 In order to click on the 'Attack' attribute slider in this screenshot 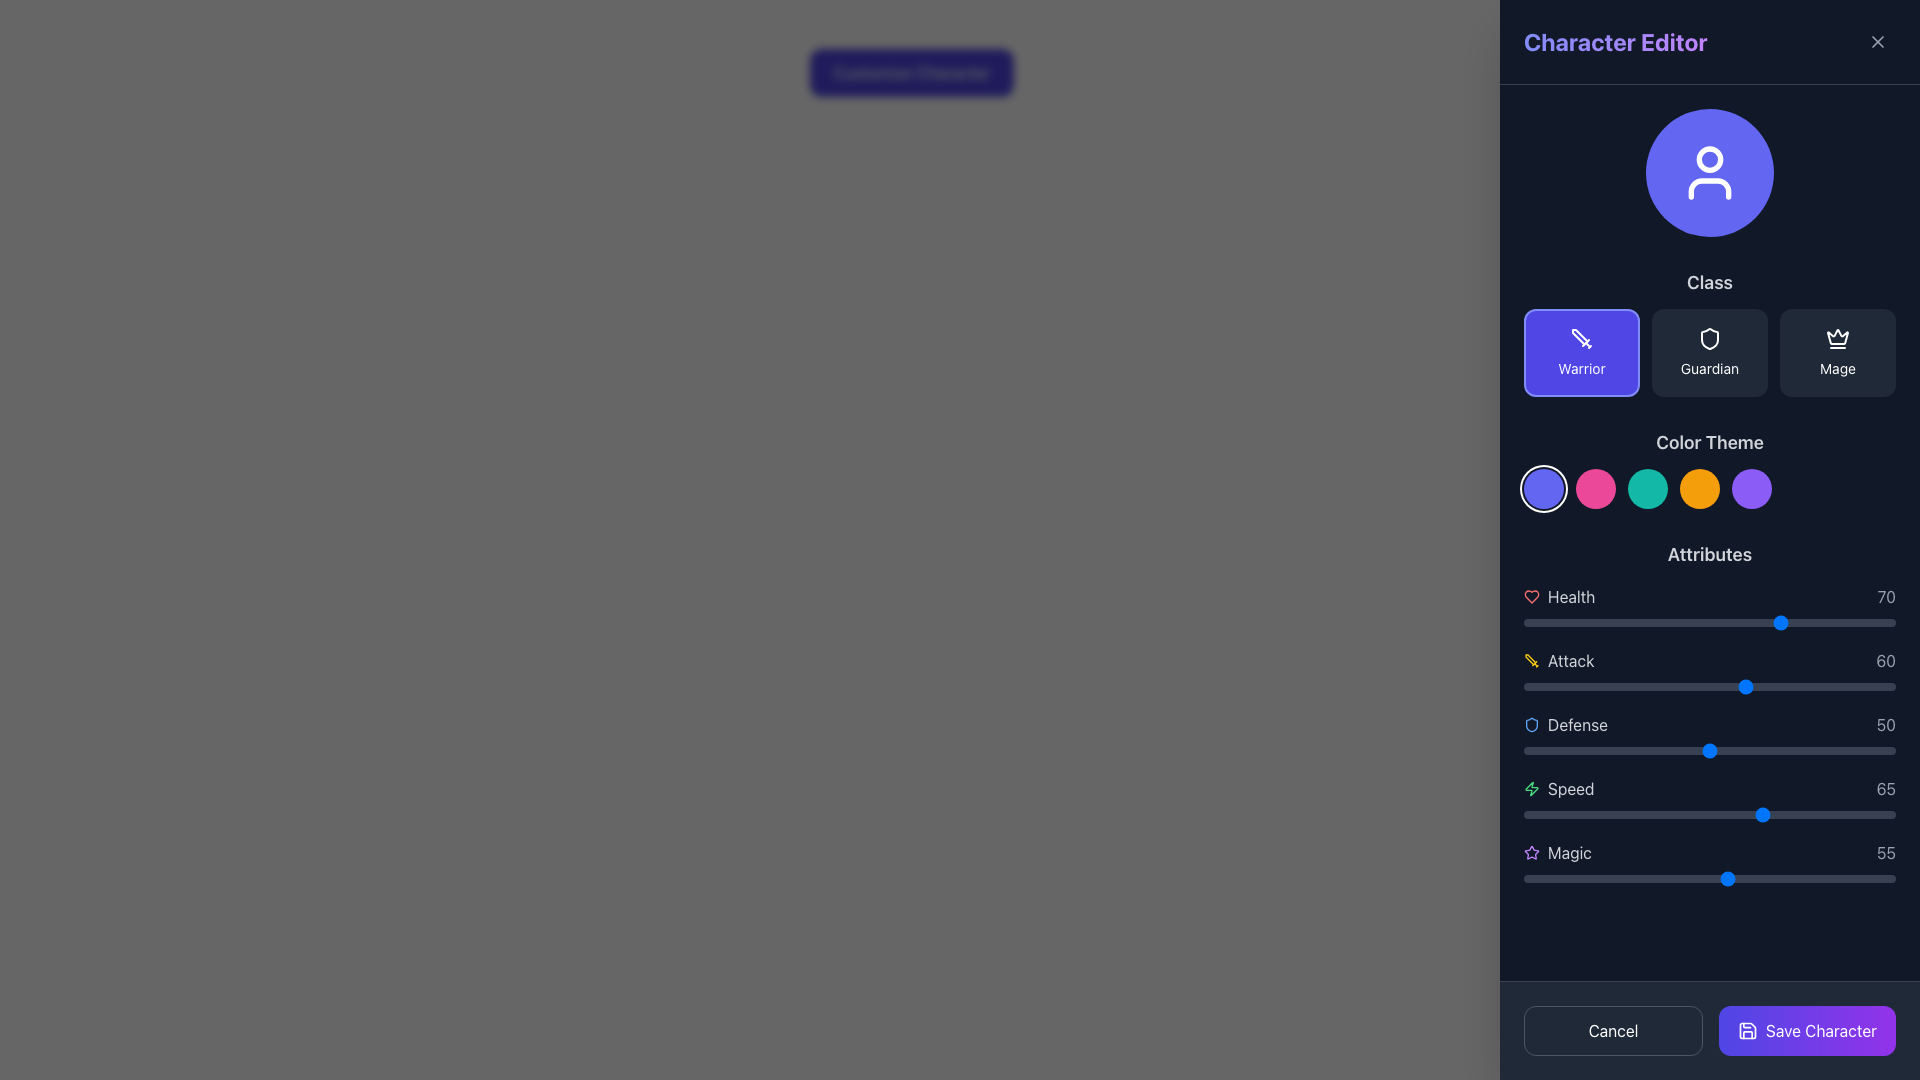, I will do `click(1773, 685)`.